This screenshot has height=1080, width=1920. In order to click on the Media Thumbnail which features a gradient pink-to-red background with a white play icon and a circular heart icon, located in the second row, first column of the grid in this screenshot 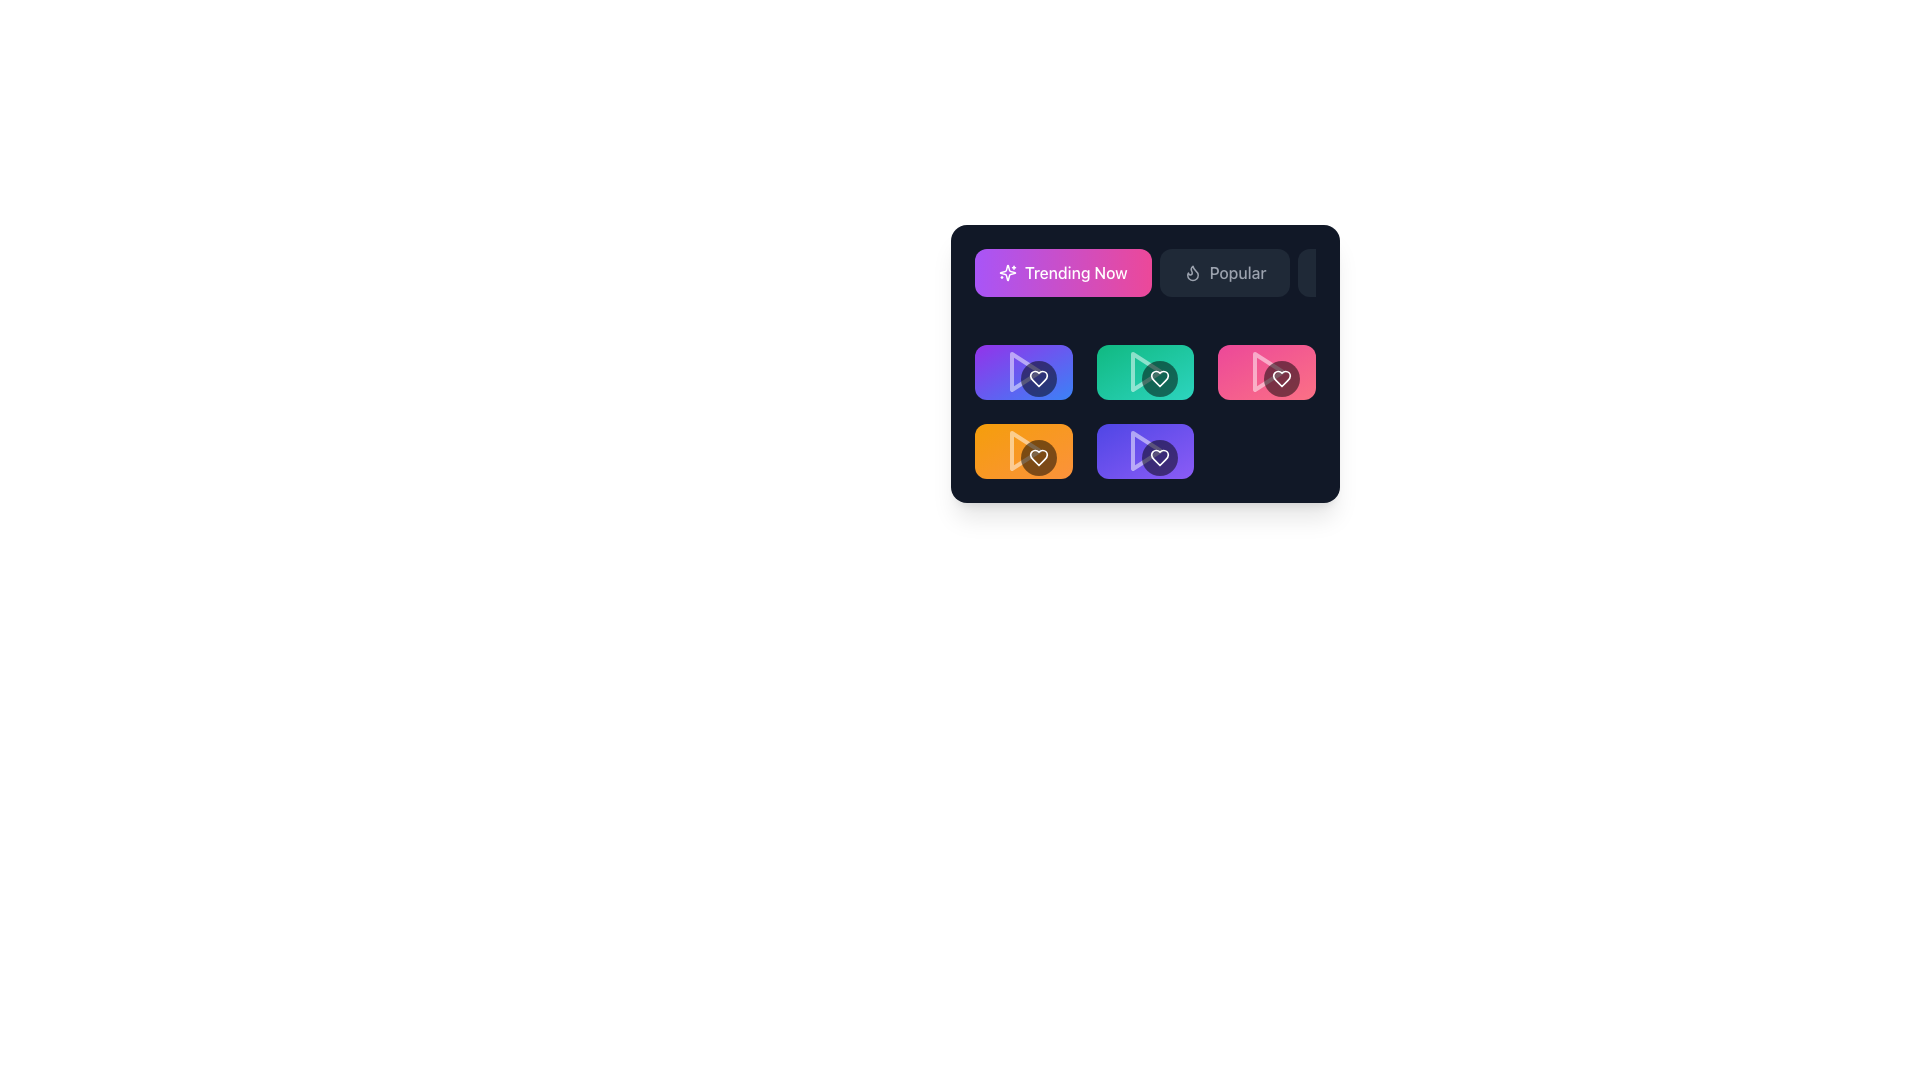, I will do `click(1266, 372)`.